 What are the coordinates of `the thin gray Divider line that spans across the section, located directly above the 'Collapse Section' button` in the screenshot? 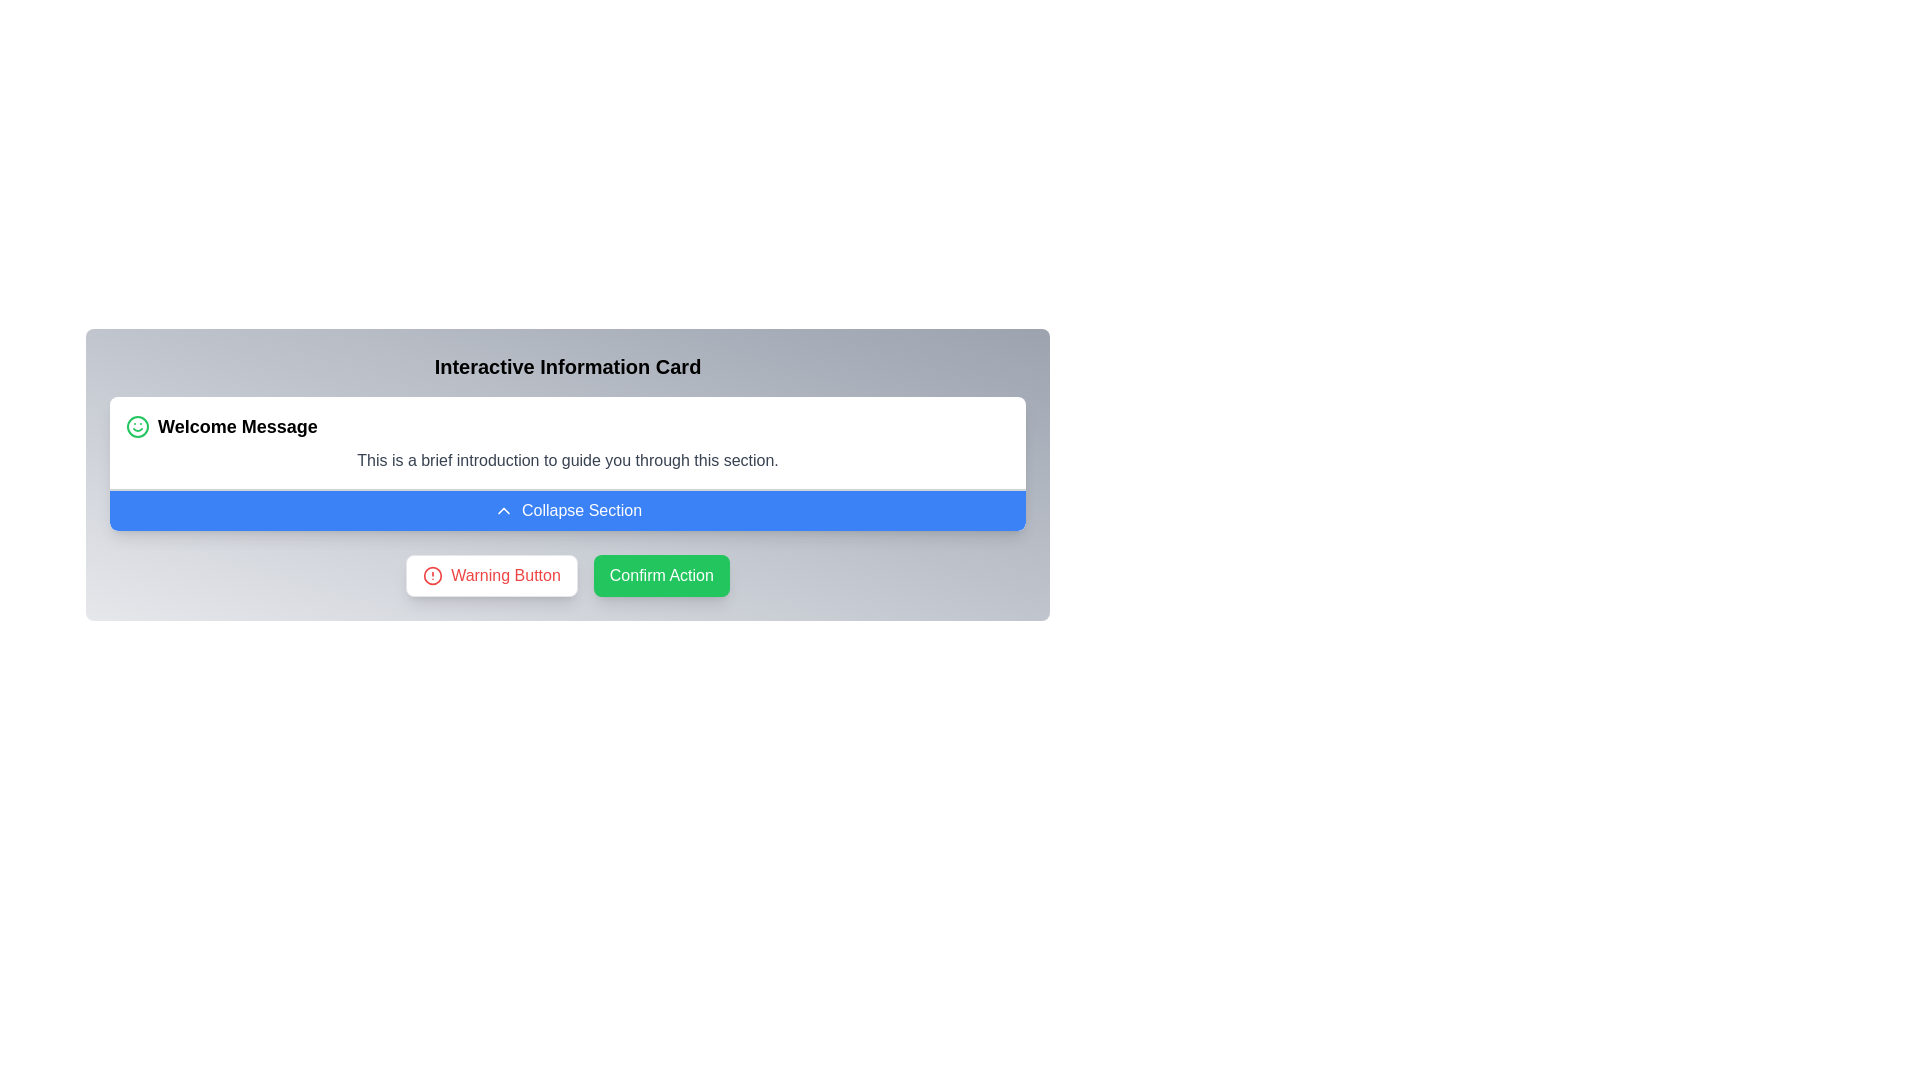 It's located at (566, 489).